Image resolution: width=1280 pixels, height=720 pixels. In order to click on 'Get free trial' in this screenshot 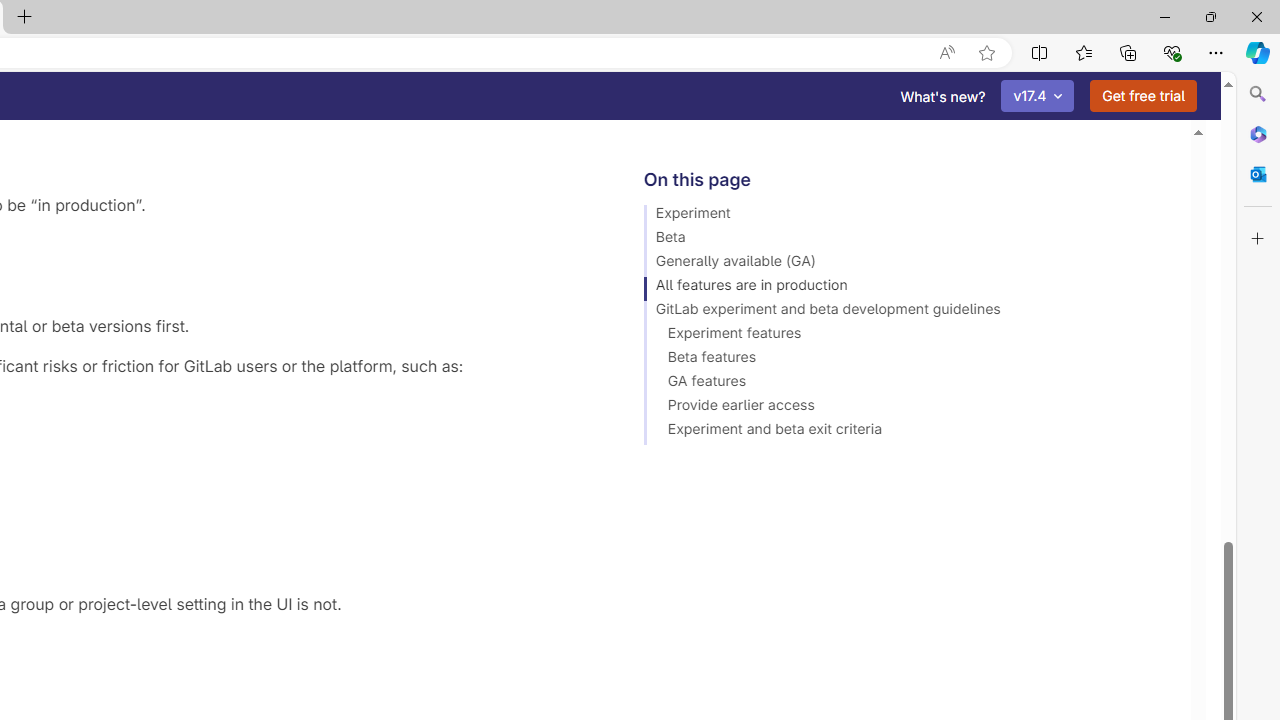, I will do `click(1143, 96)`.